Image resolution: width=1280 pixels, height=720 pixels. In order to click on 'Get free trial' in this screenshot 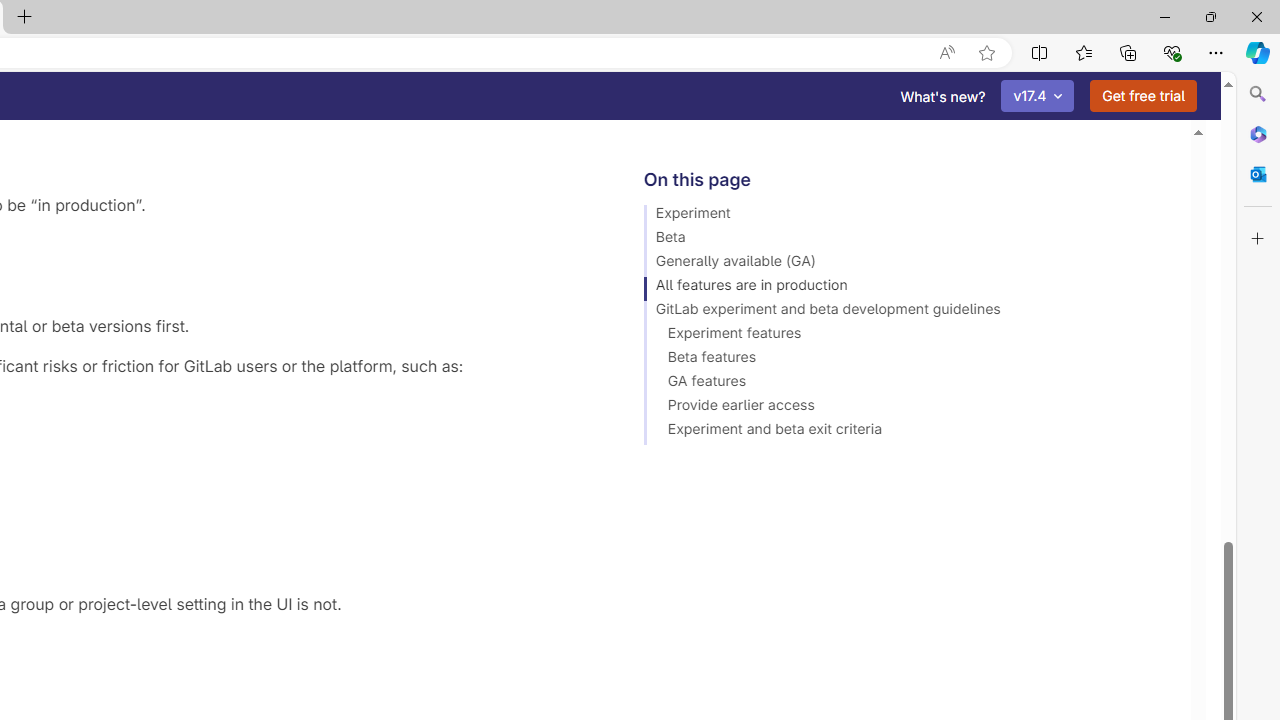, I will do `click(1143, 96)`.